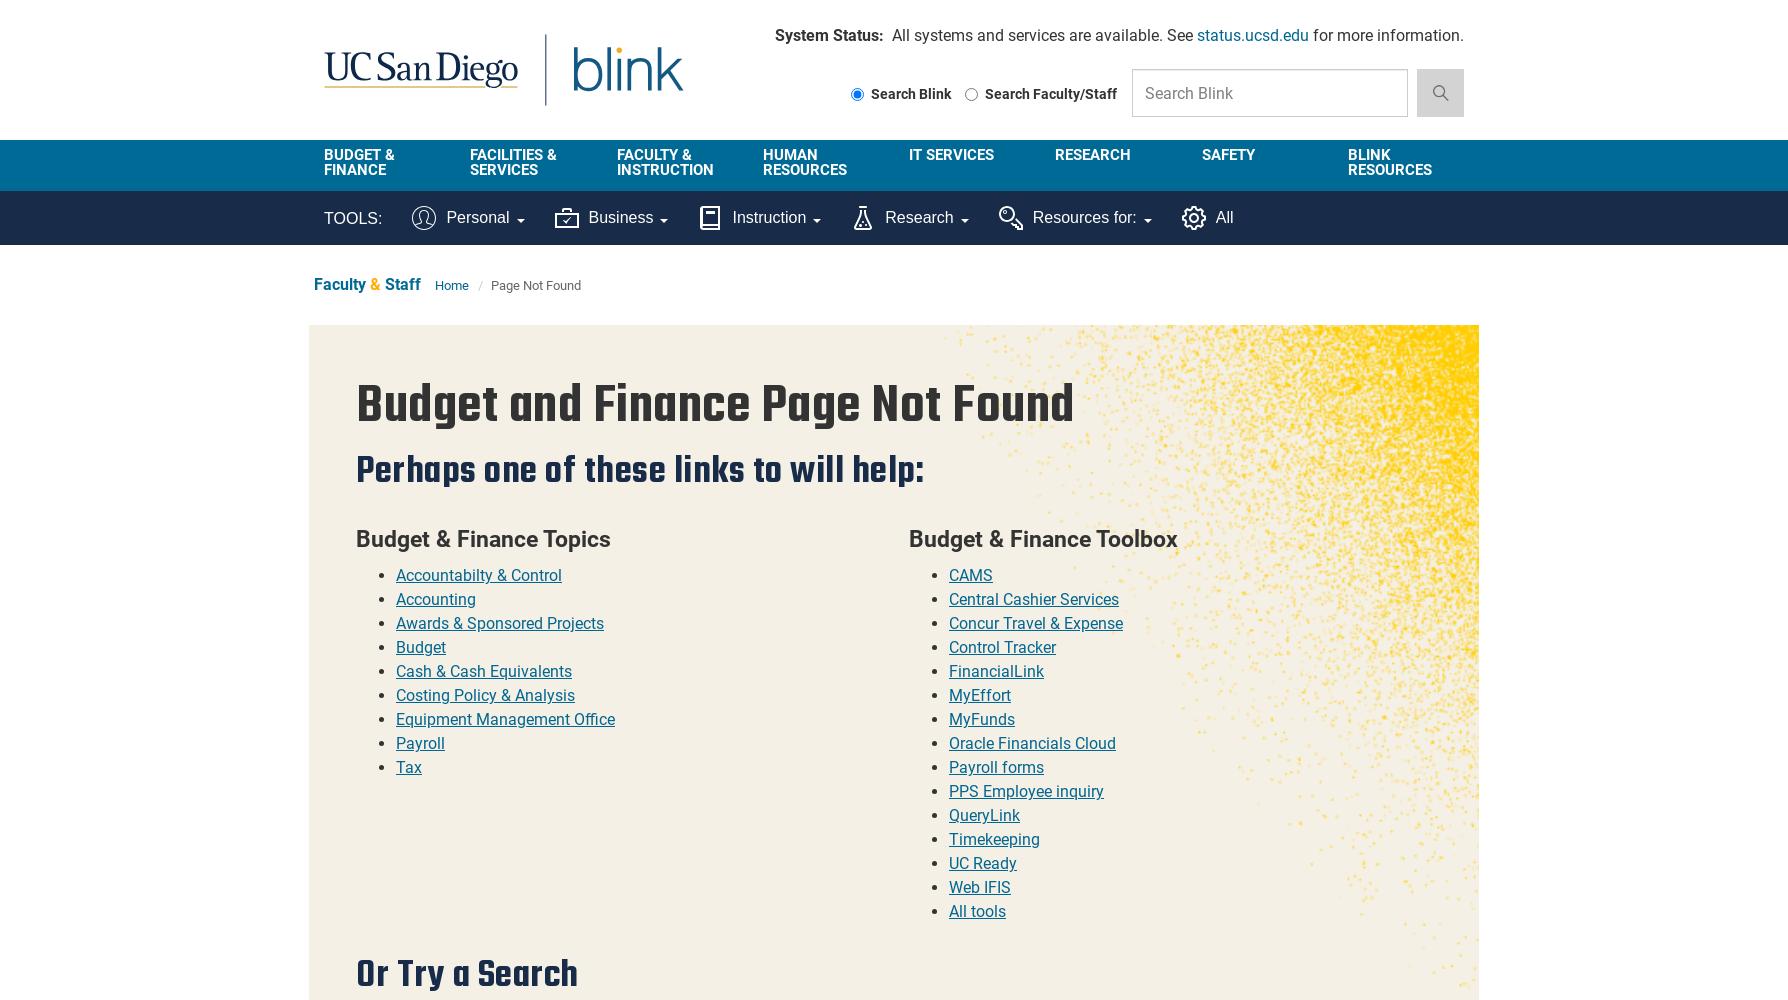 This screenshot has height=1000, width=1788. Describe the element at coordinates (407, 767) in the screenshot. I see `'Tax'` at that location.